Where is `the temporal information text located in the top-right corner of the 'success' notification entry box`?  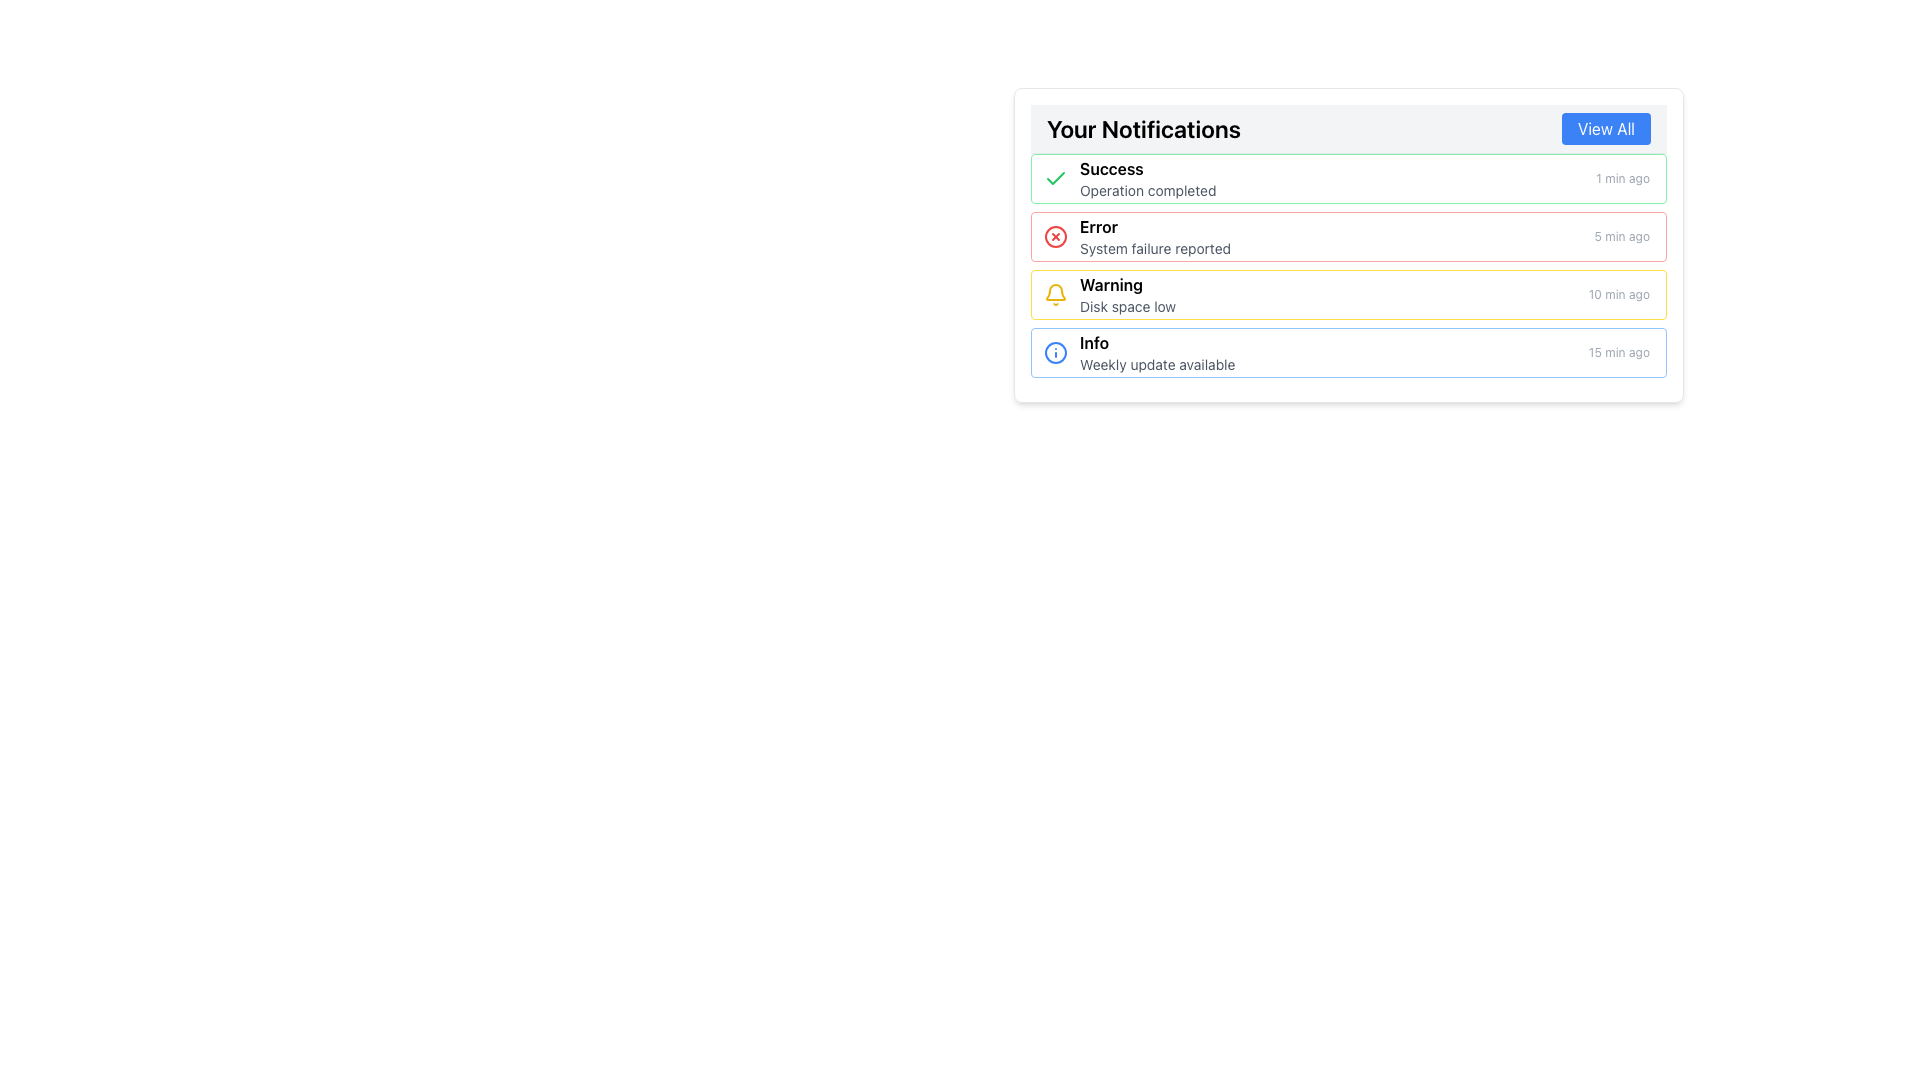 the temporal information text located in the top-right corner of the 'success' notification entry box is located at coordinates (1623, 177).